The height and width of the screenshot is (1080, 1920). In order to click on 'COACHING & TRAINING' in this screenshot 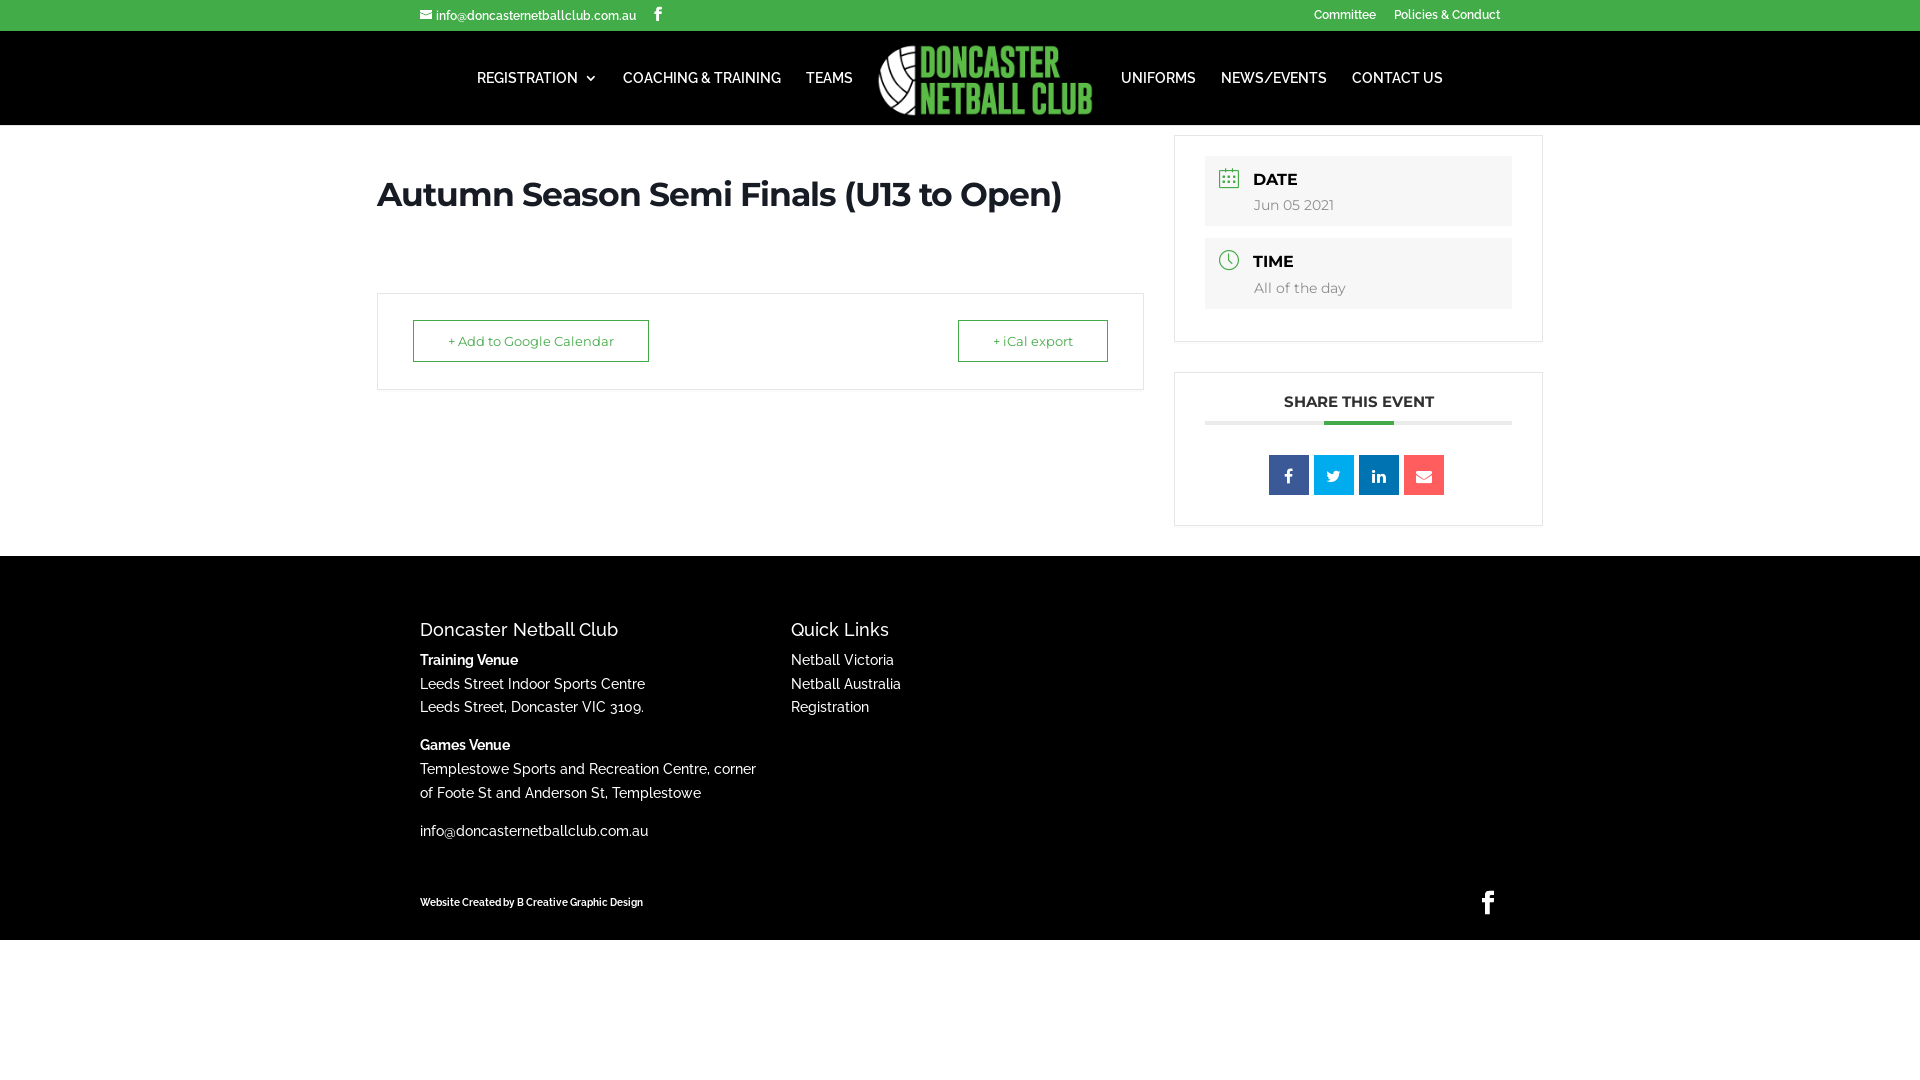, I will do `click(701, 97)`.